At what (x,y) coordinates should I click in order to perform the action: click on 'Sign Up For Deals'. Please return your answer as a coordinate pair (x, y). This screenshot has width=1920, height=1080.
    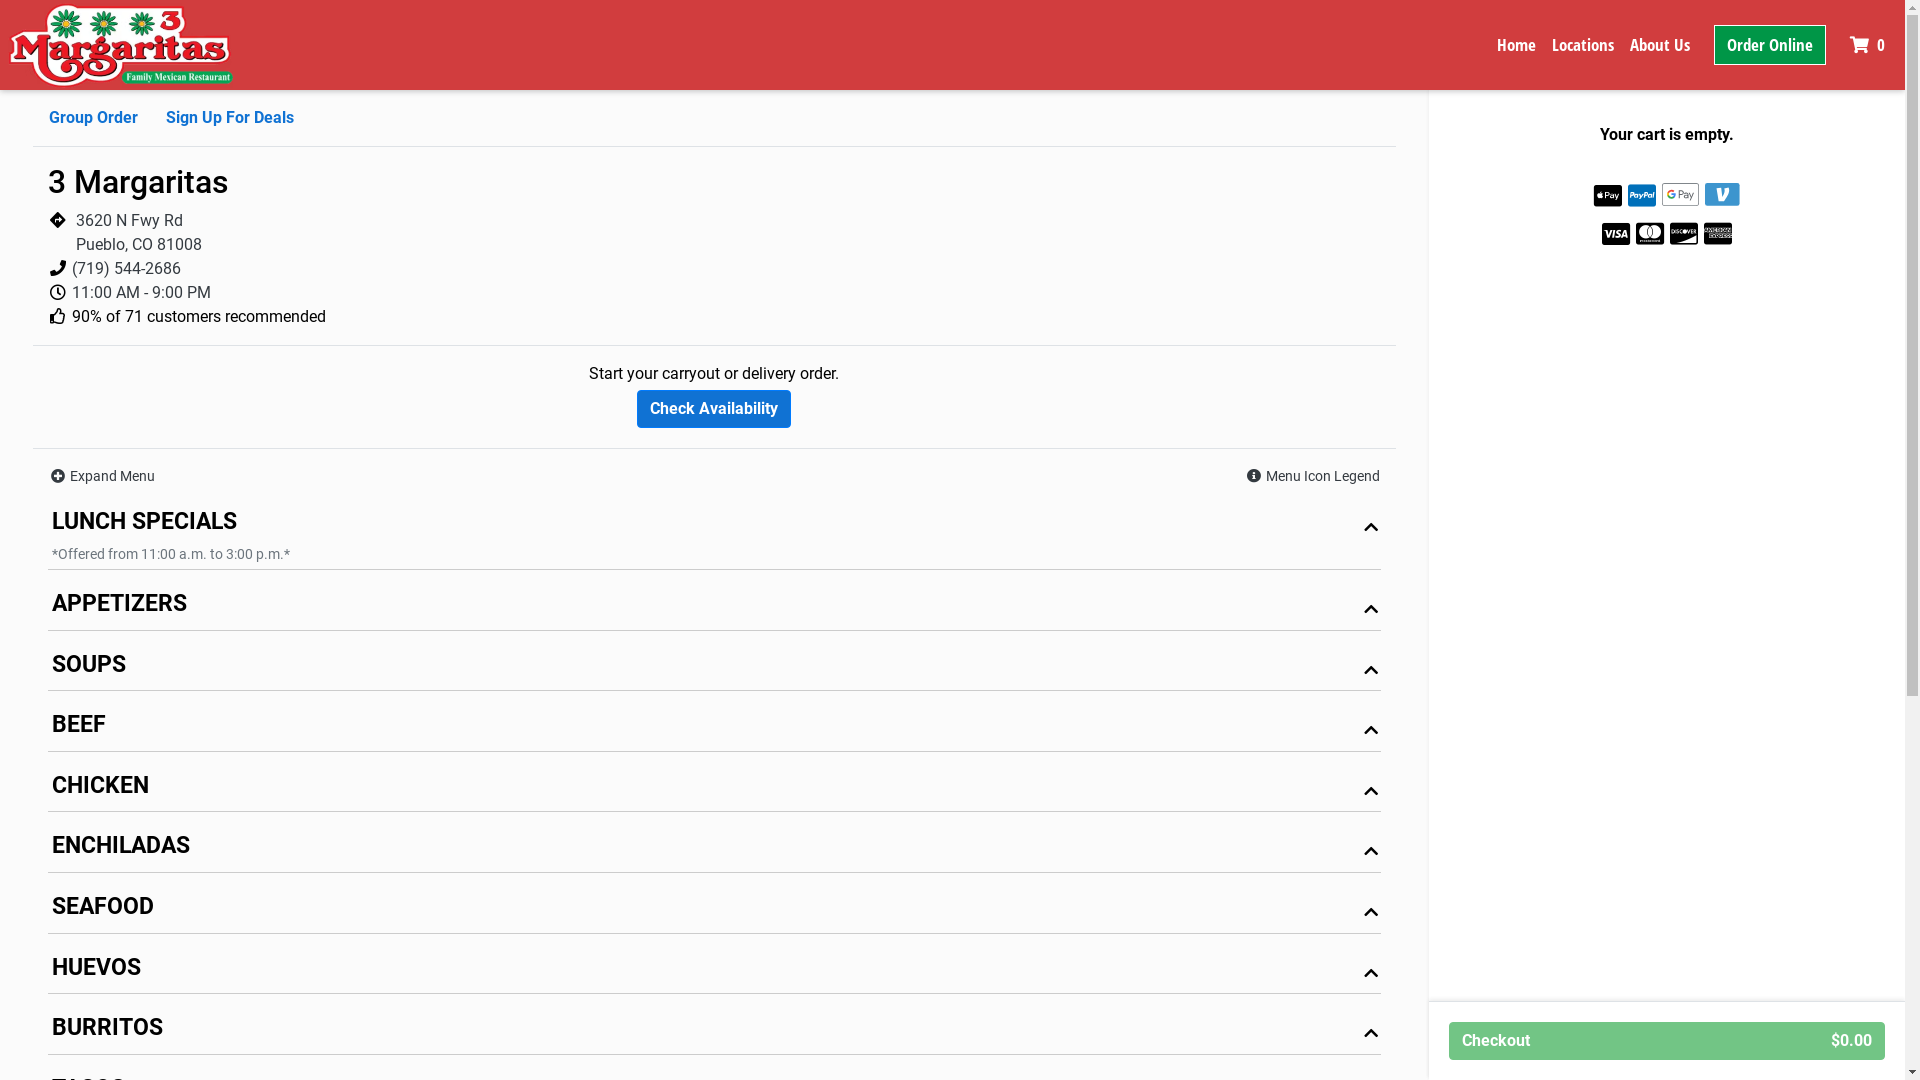
    Looking at the image, I should click on (166, 118).